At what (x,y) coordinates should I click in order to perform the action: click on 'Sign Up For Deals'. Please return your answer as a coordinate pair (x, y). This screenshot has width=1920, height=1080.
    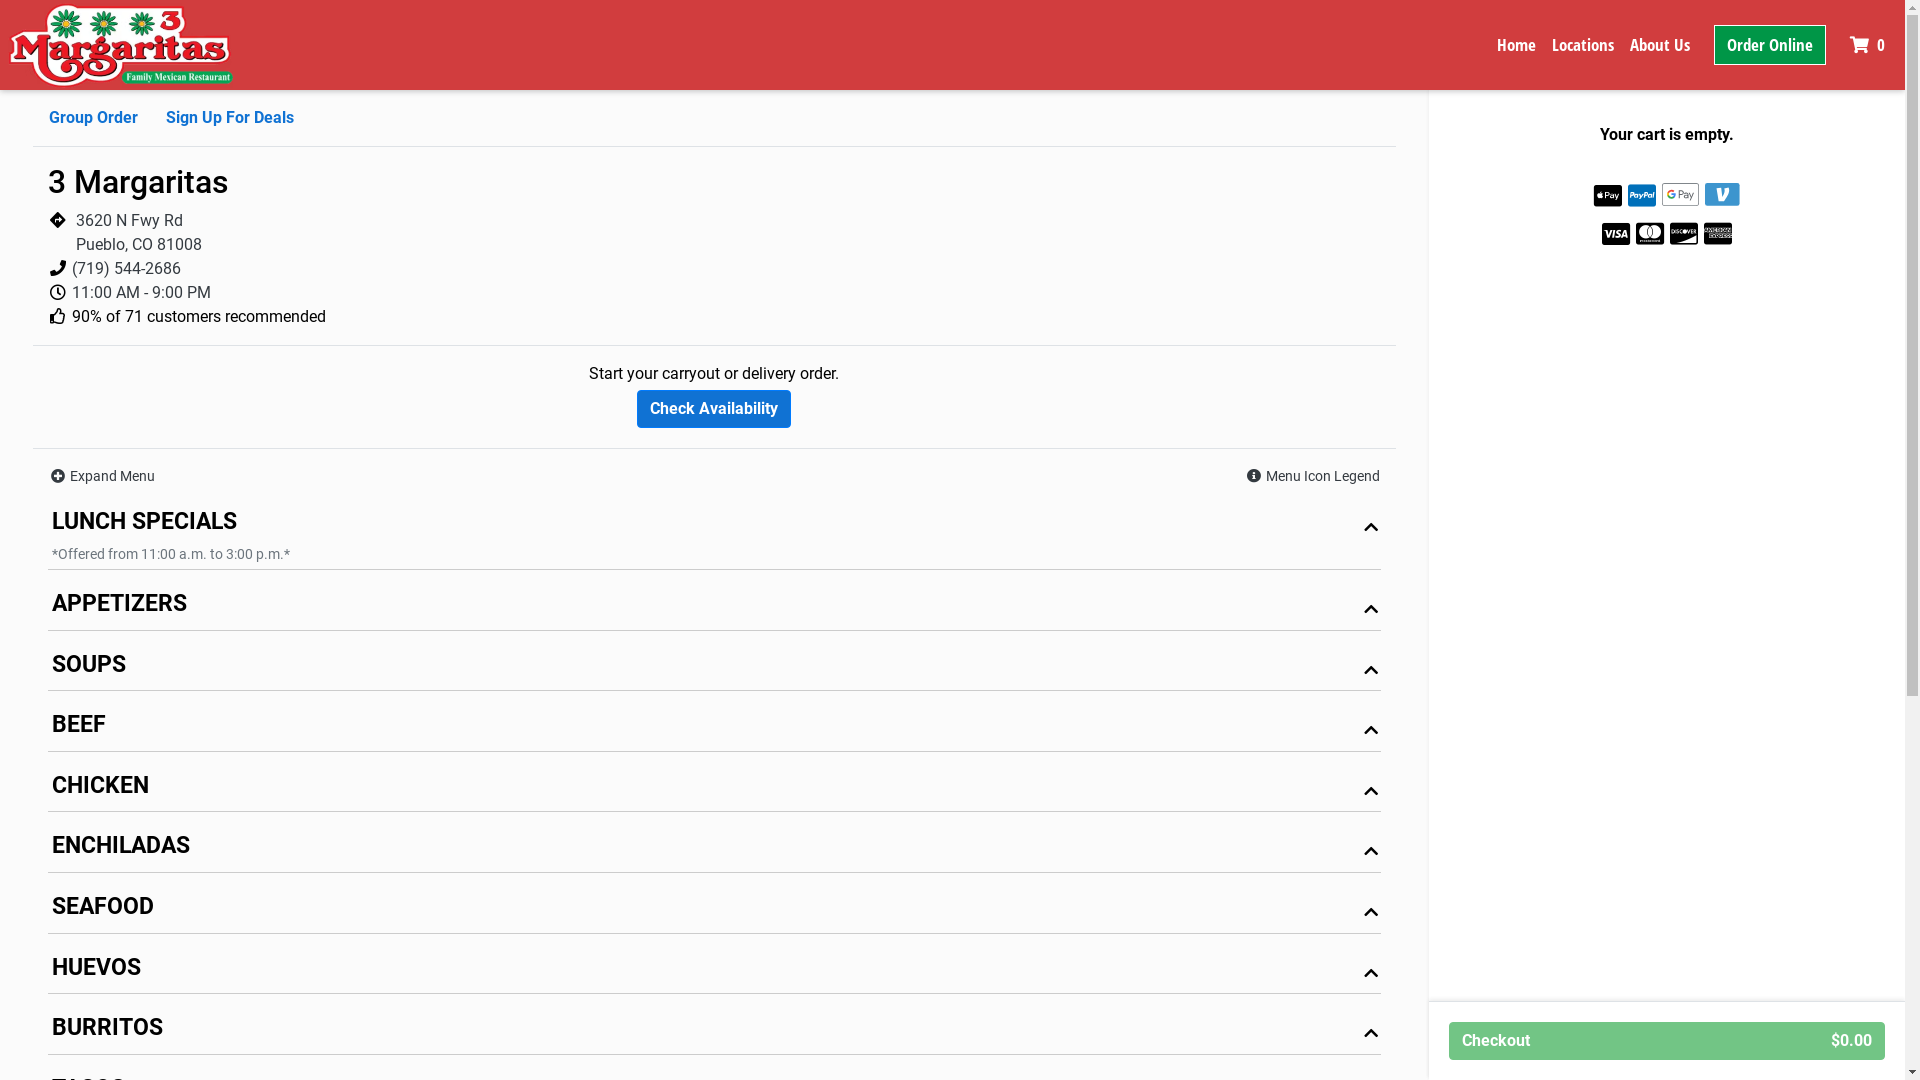
    Looking at the image, I should click on (166, 118).